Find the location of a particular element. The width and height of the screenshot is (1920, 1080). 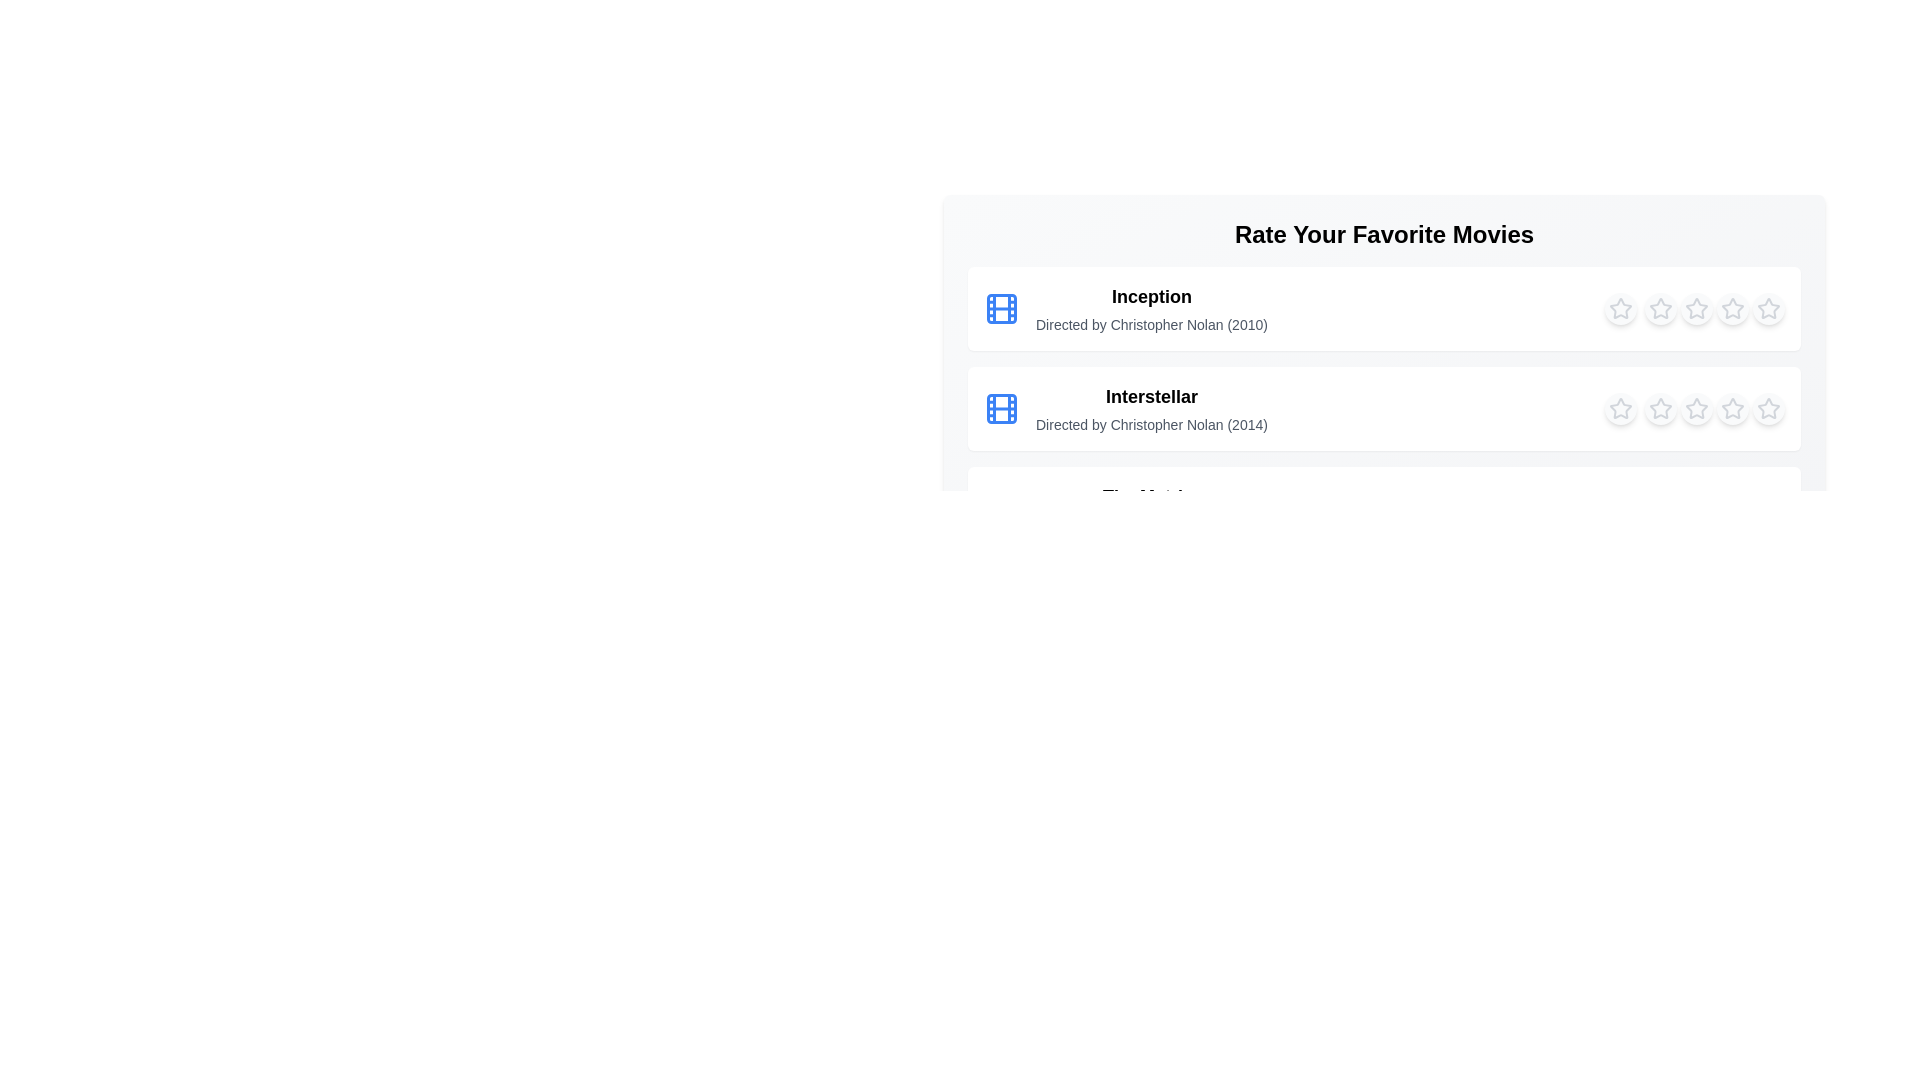

the 5 star to highlight it is located at coordinates (1769, 308).